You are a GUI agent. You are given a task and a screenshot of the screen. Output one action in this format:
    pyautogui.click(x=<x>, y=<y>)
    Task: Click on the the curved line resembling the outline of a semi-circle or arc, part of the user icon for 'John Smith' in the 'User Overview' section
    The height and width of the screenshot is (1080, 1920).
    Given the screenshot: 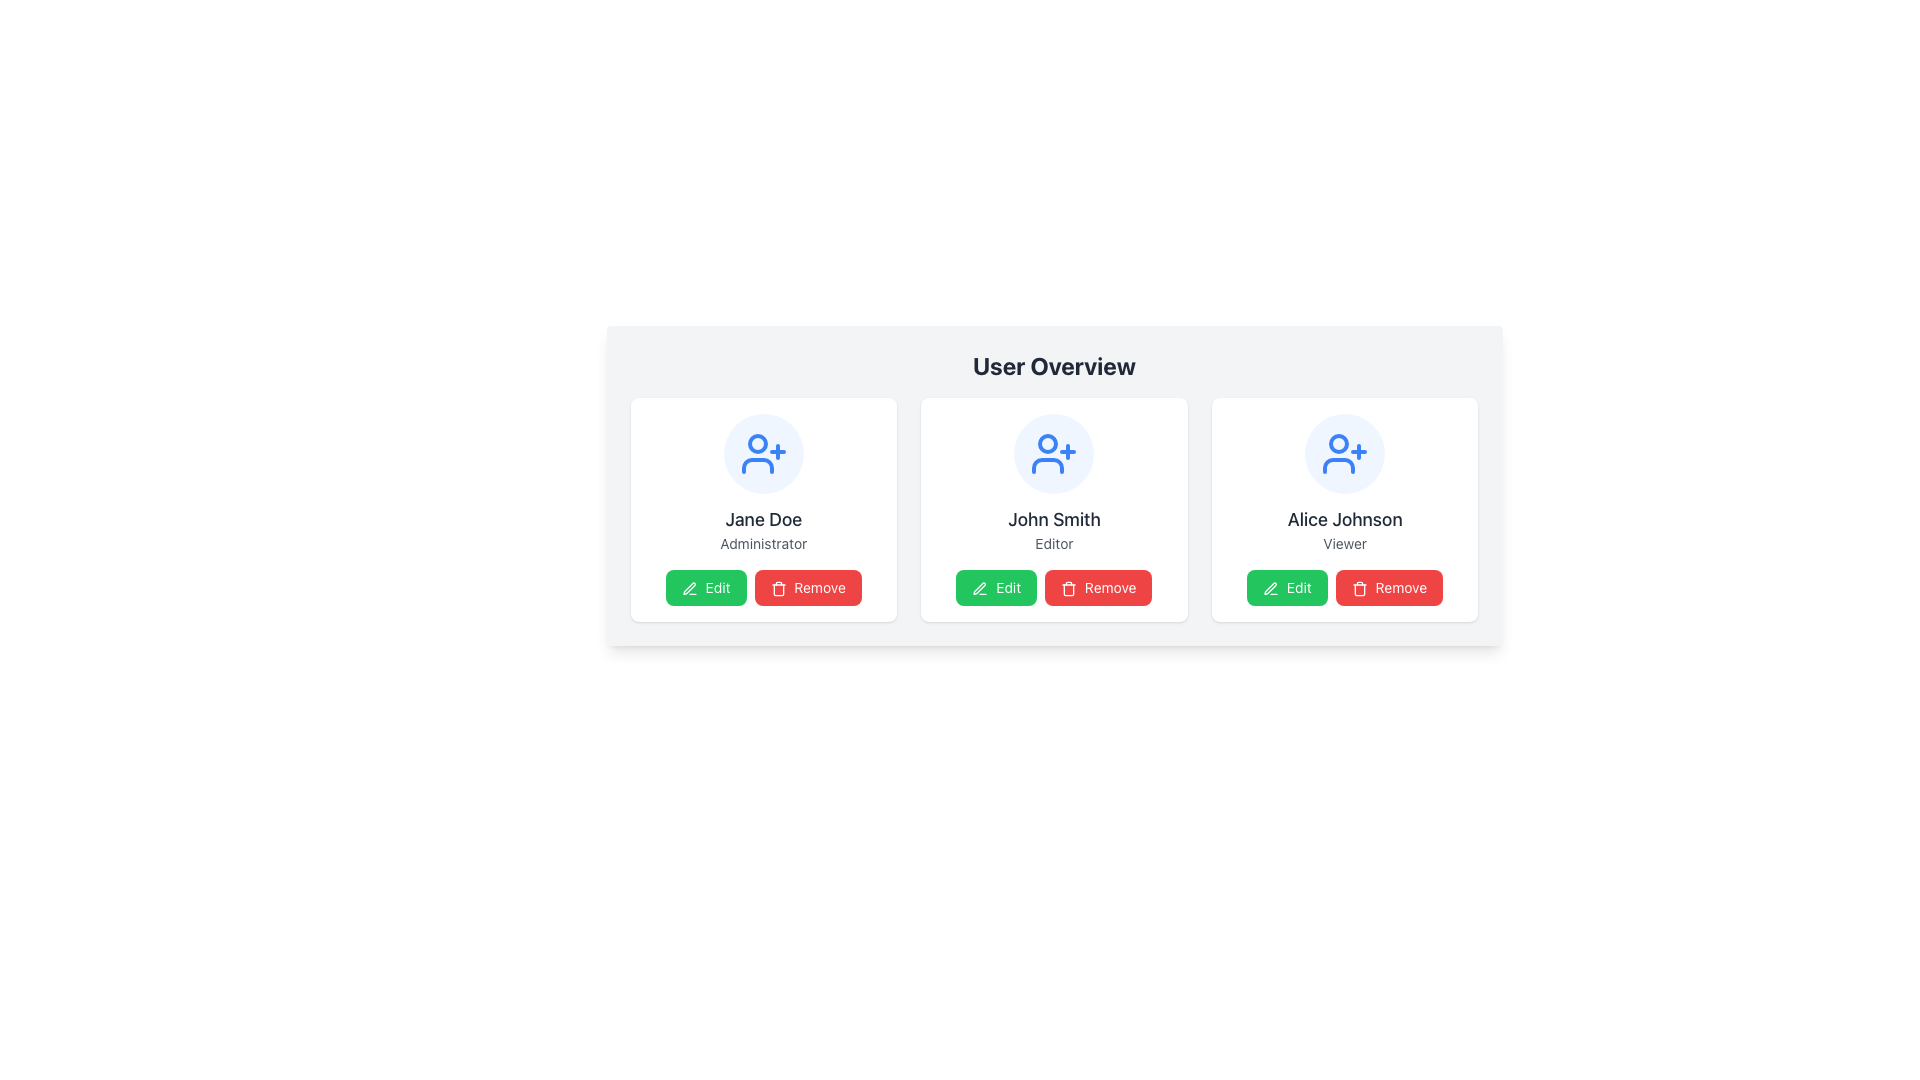 What is the action you would take?
    pyautogui.click(x=1047, y=466)
    